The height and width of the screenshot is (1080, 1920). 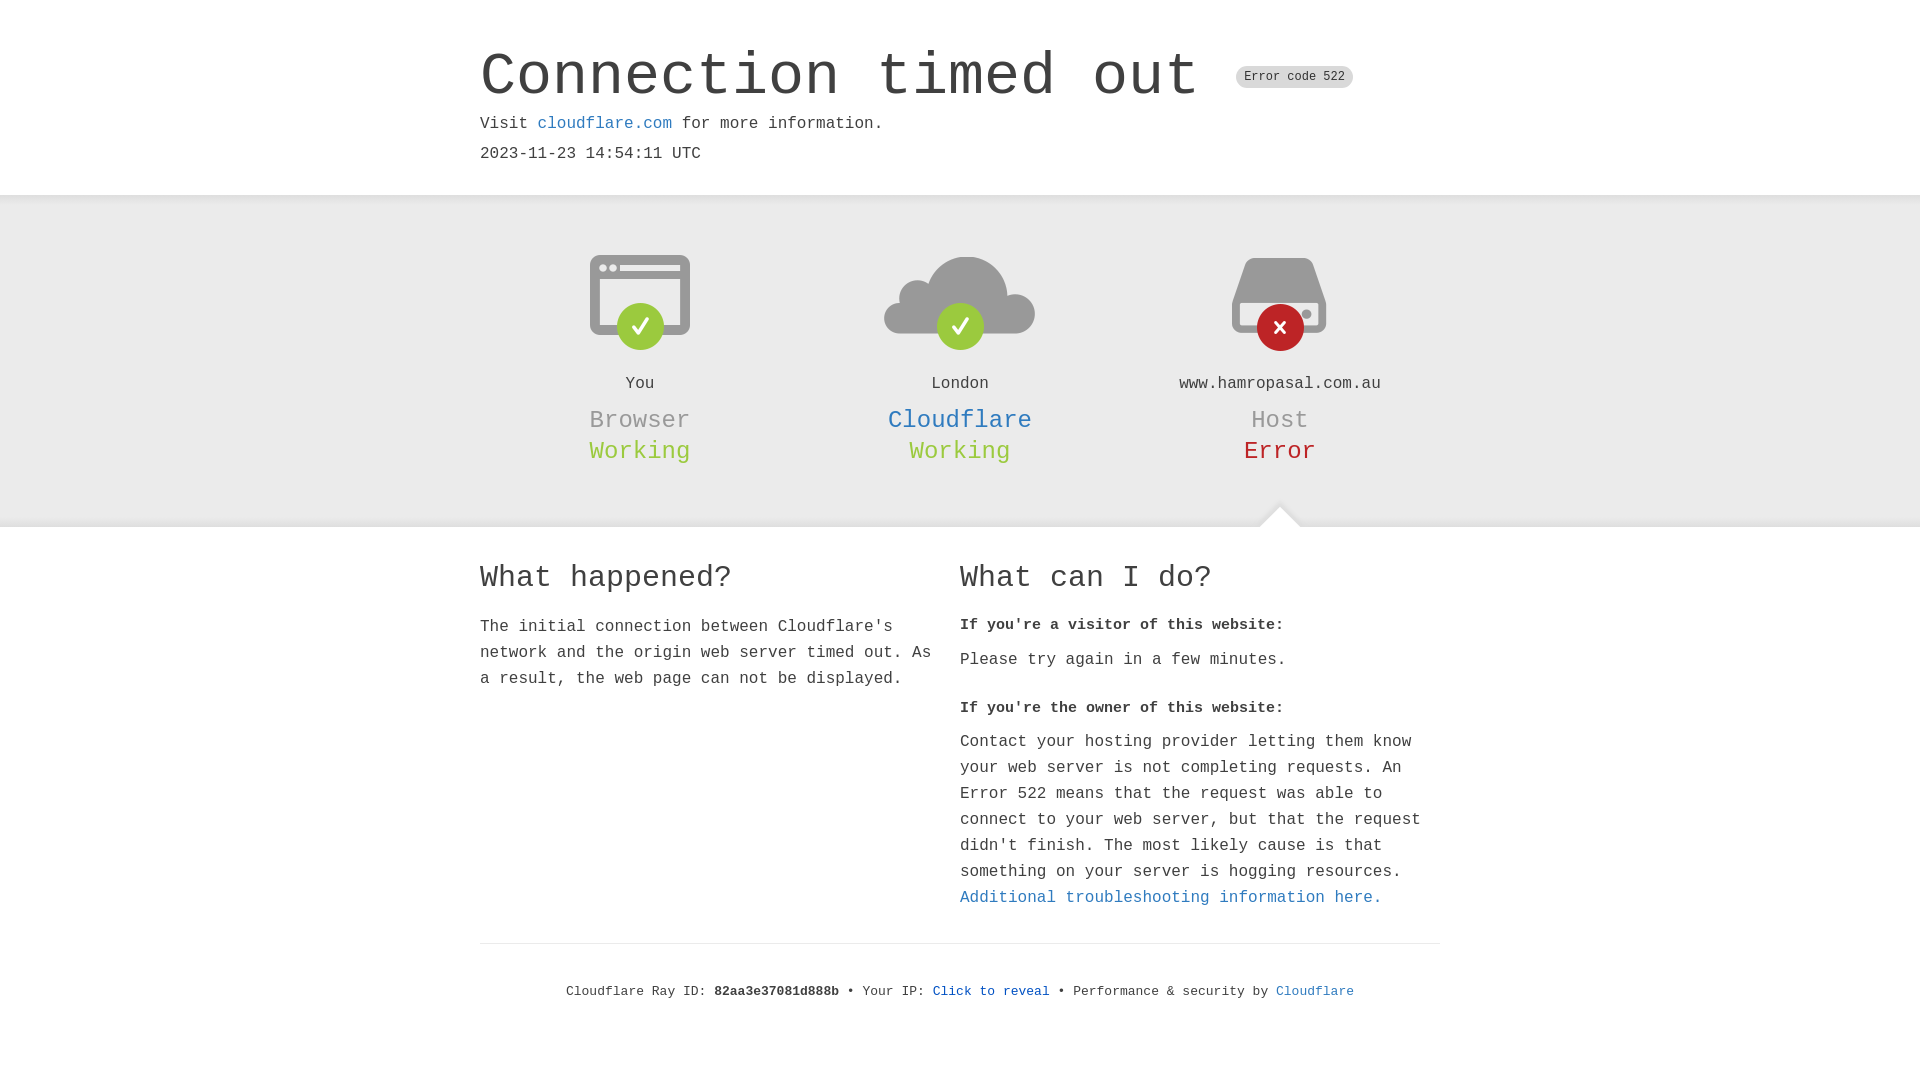 I want to click on 'cloudflare.com', so click(x=603, y=123).